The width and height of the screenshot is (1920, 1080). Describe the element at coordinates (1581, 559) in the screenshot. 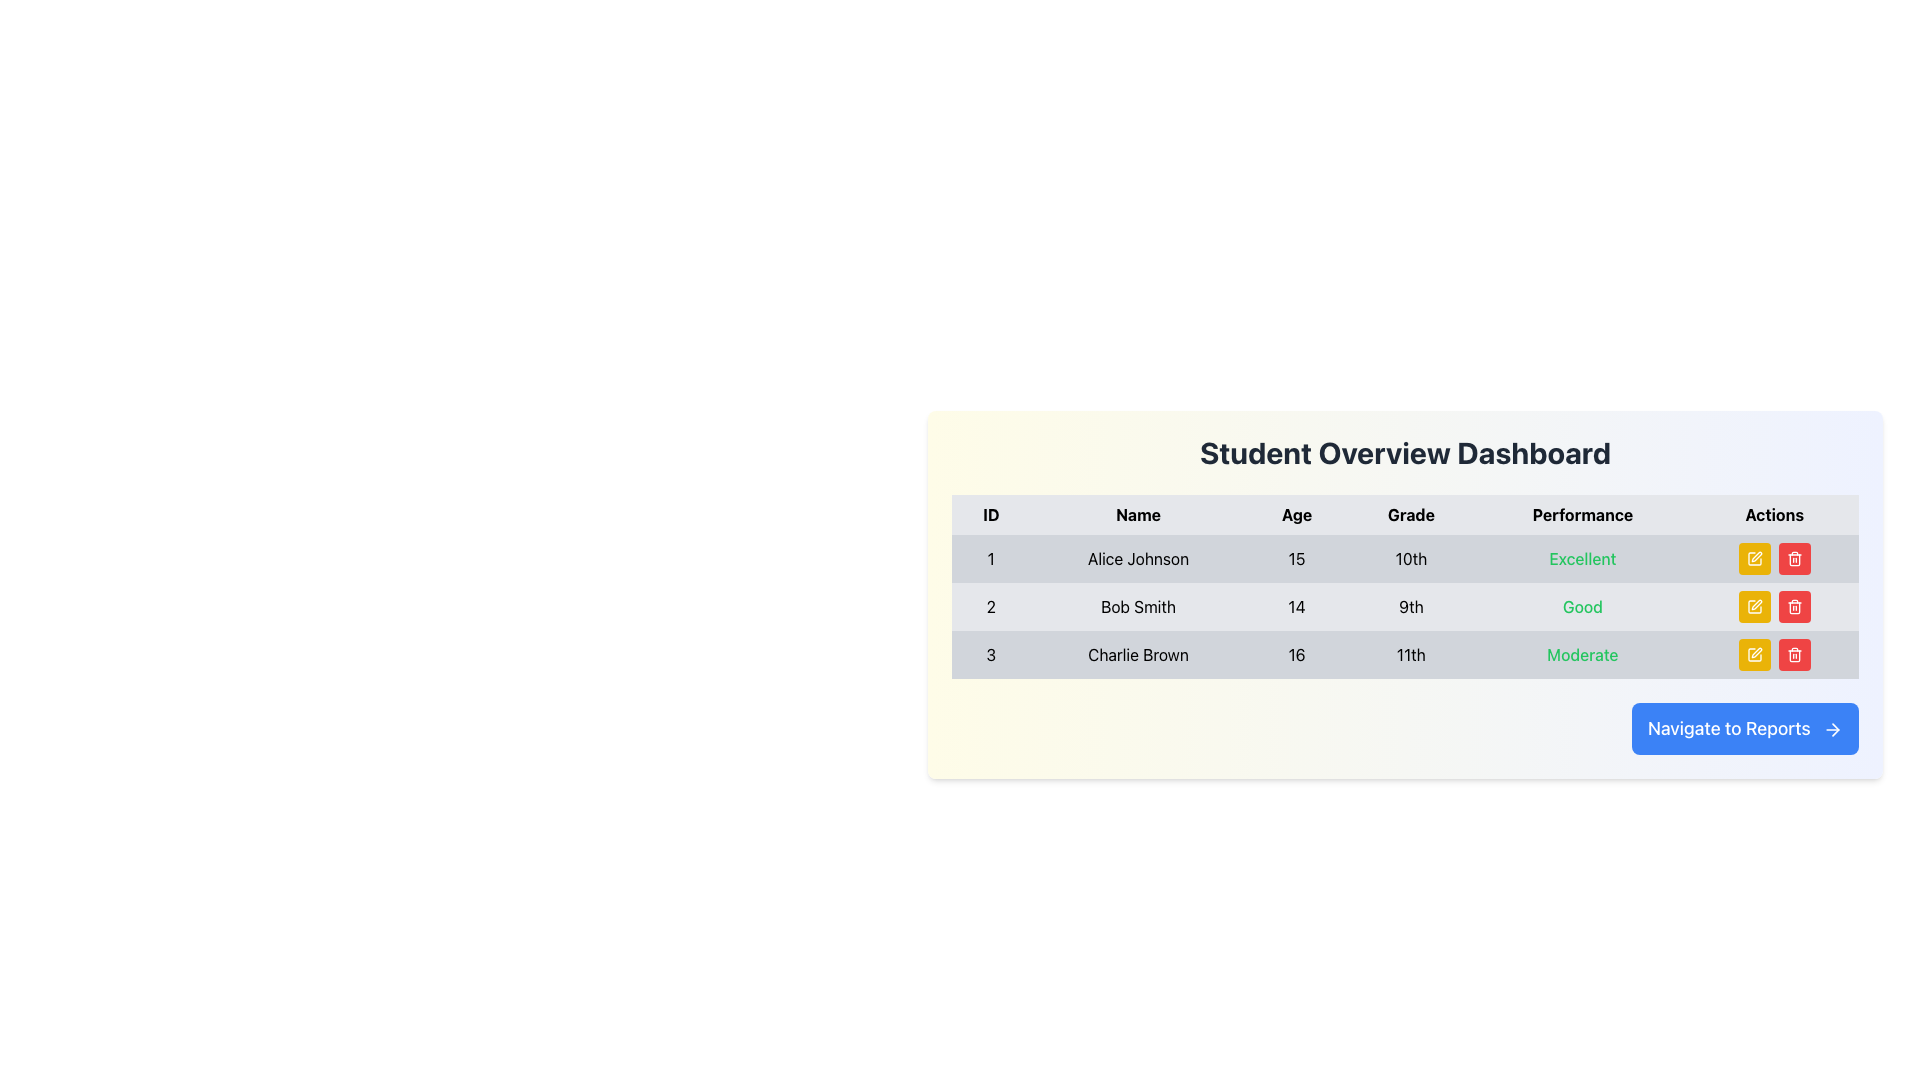

I see `the text label 'Excellent' in green font located in the 'Performance' column of the first row of the data table, aligned with the 'Alice Johnson' row` at that location.